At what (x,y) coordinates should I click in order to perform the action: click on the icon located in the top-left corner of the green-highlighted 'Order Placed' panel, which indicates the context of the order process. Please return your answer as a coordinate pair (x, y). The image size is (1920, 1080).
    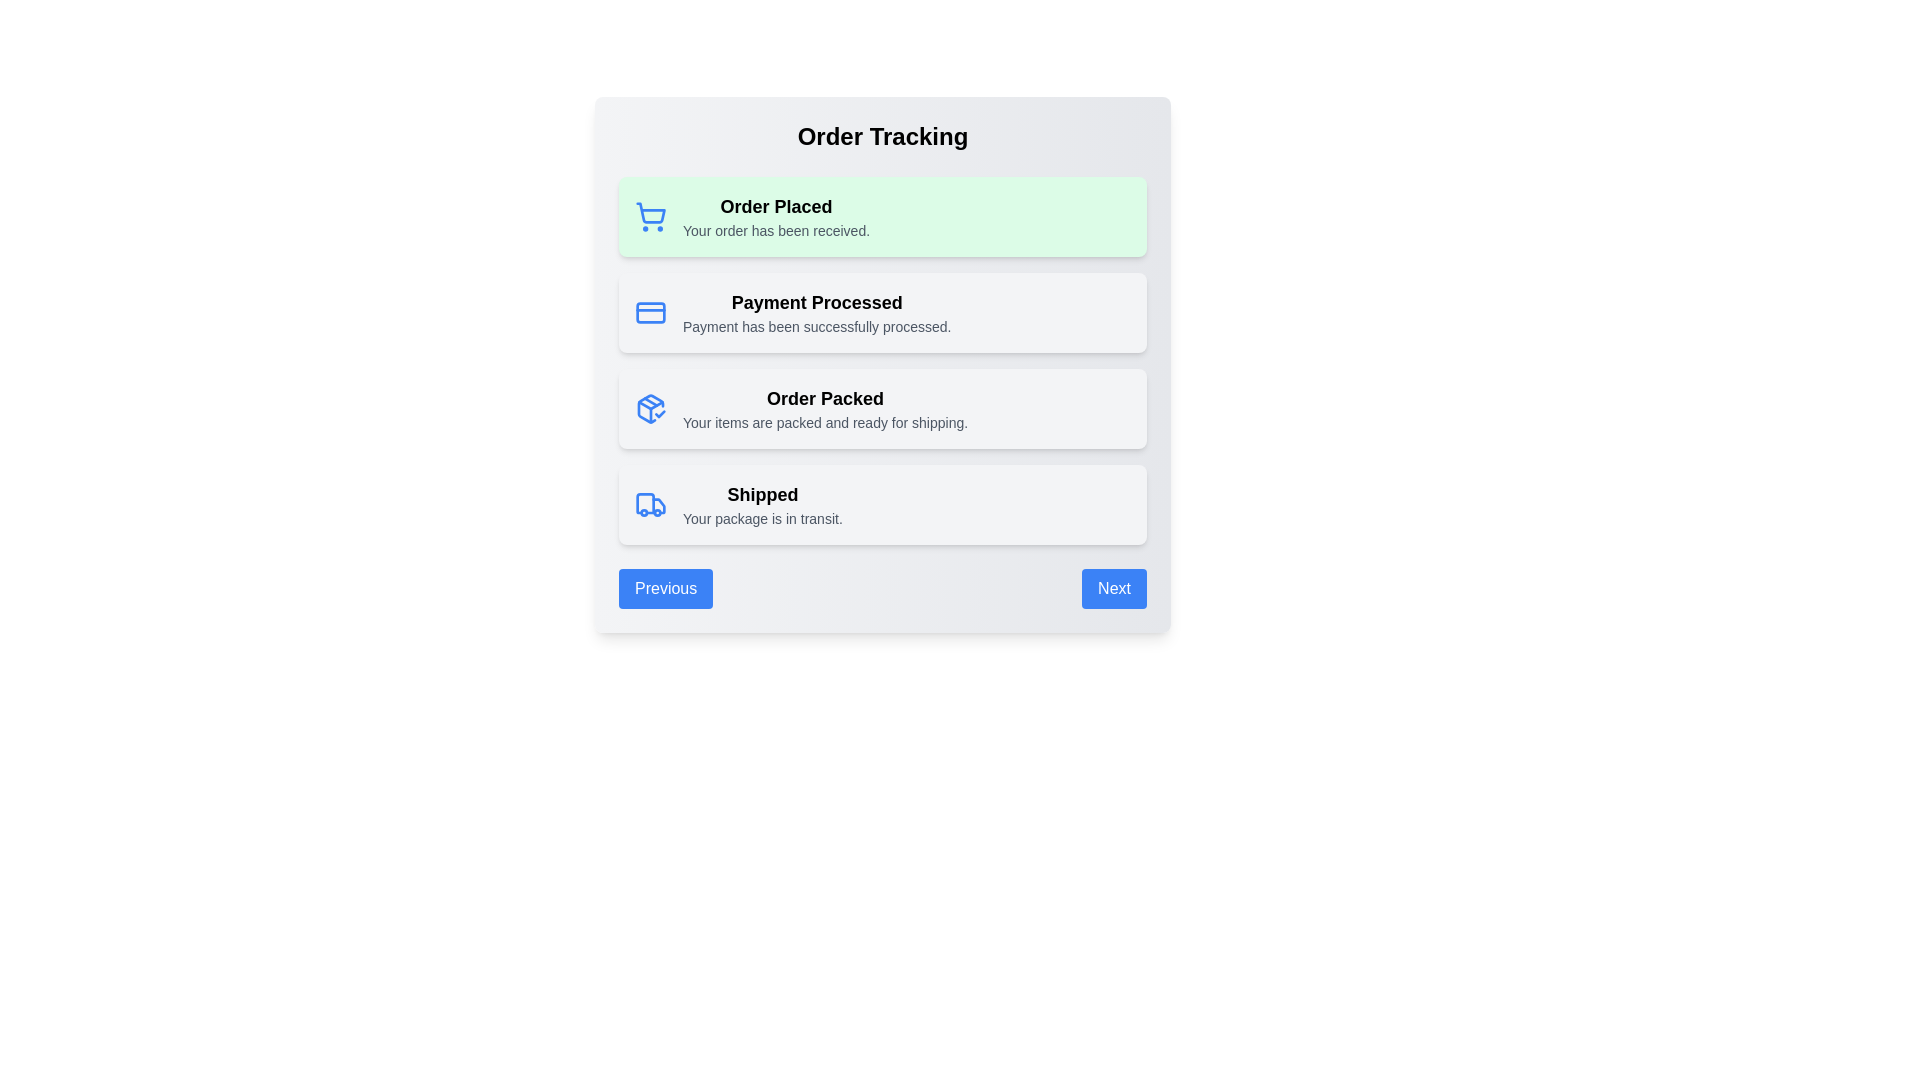
    Looking at the image, I should click on (651, 216).